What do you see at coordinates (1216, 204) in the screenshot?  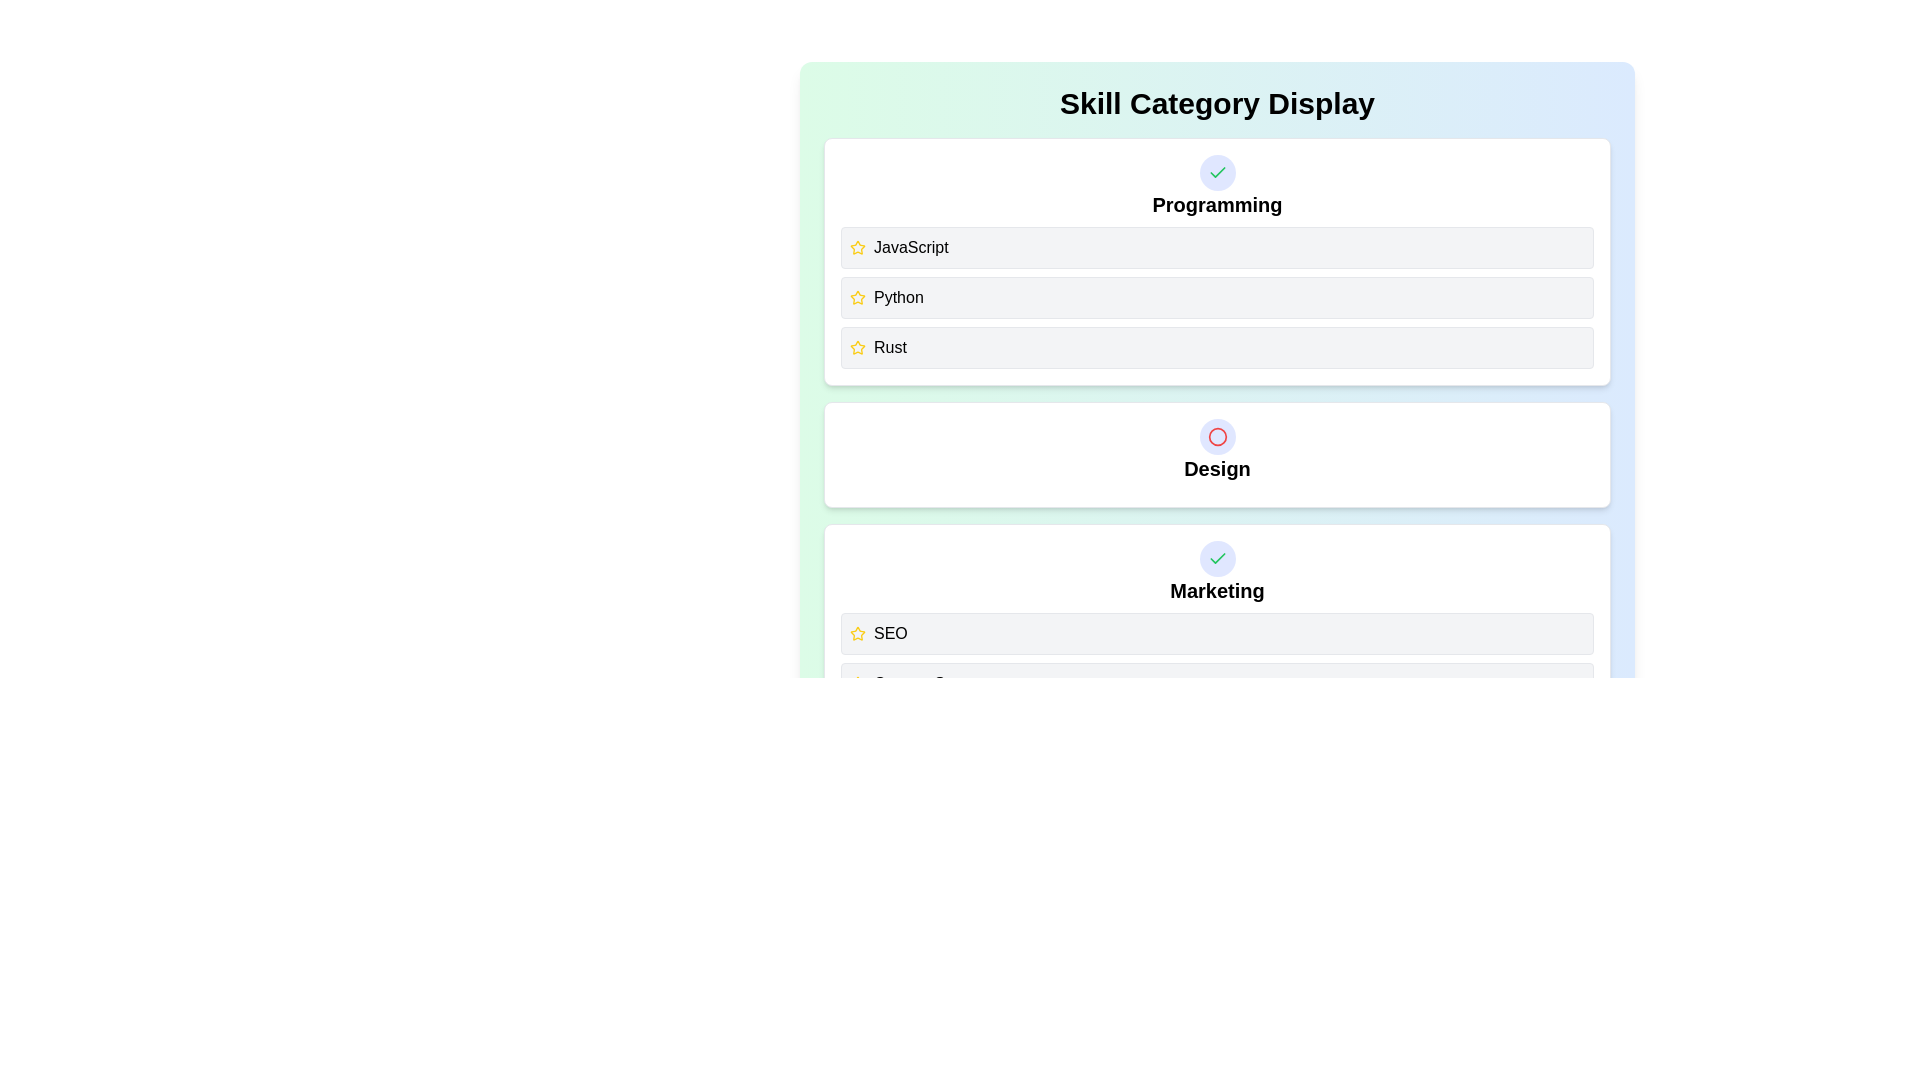 I see `the text of the category Programming` at bounding box center [1216, 204].